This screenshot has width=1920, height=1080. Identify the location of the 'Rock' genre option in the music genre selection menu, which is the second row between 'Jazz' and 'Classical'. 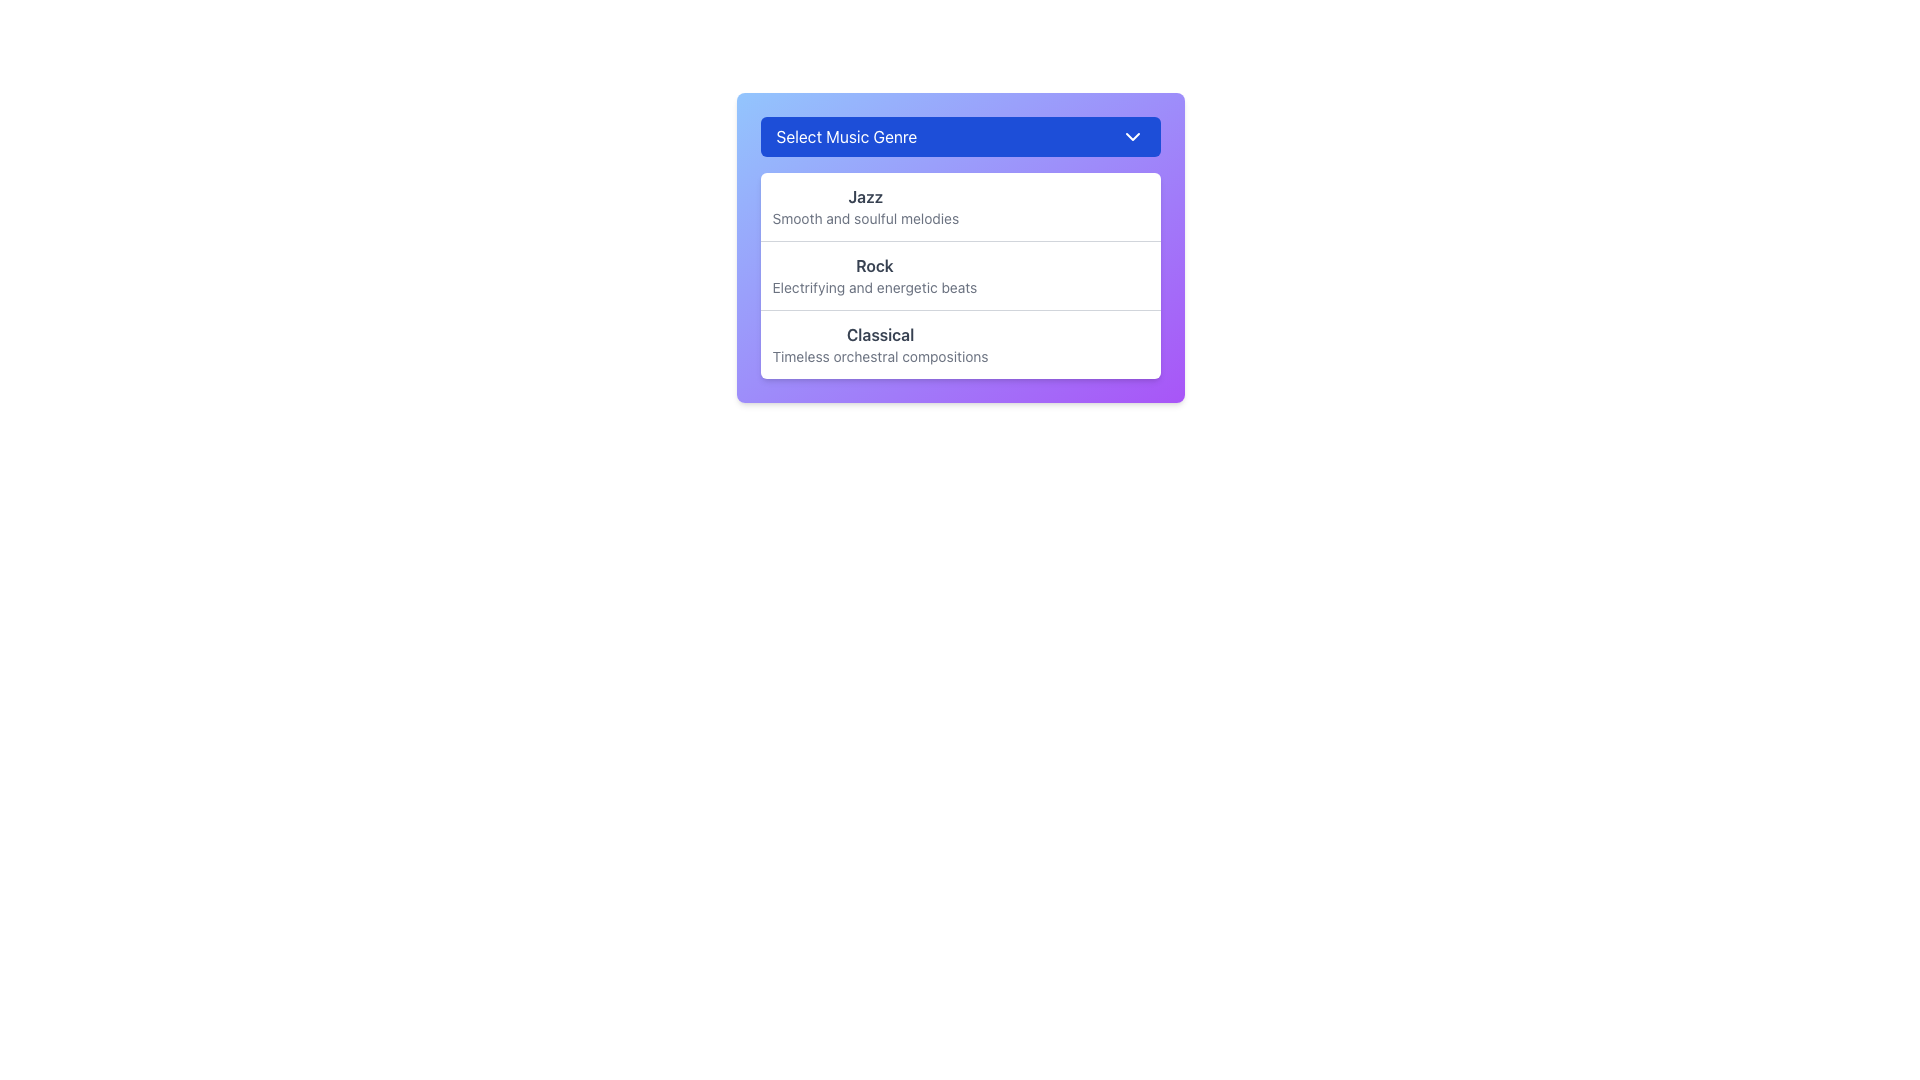
(960, 276).